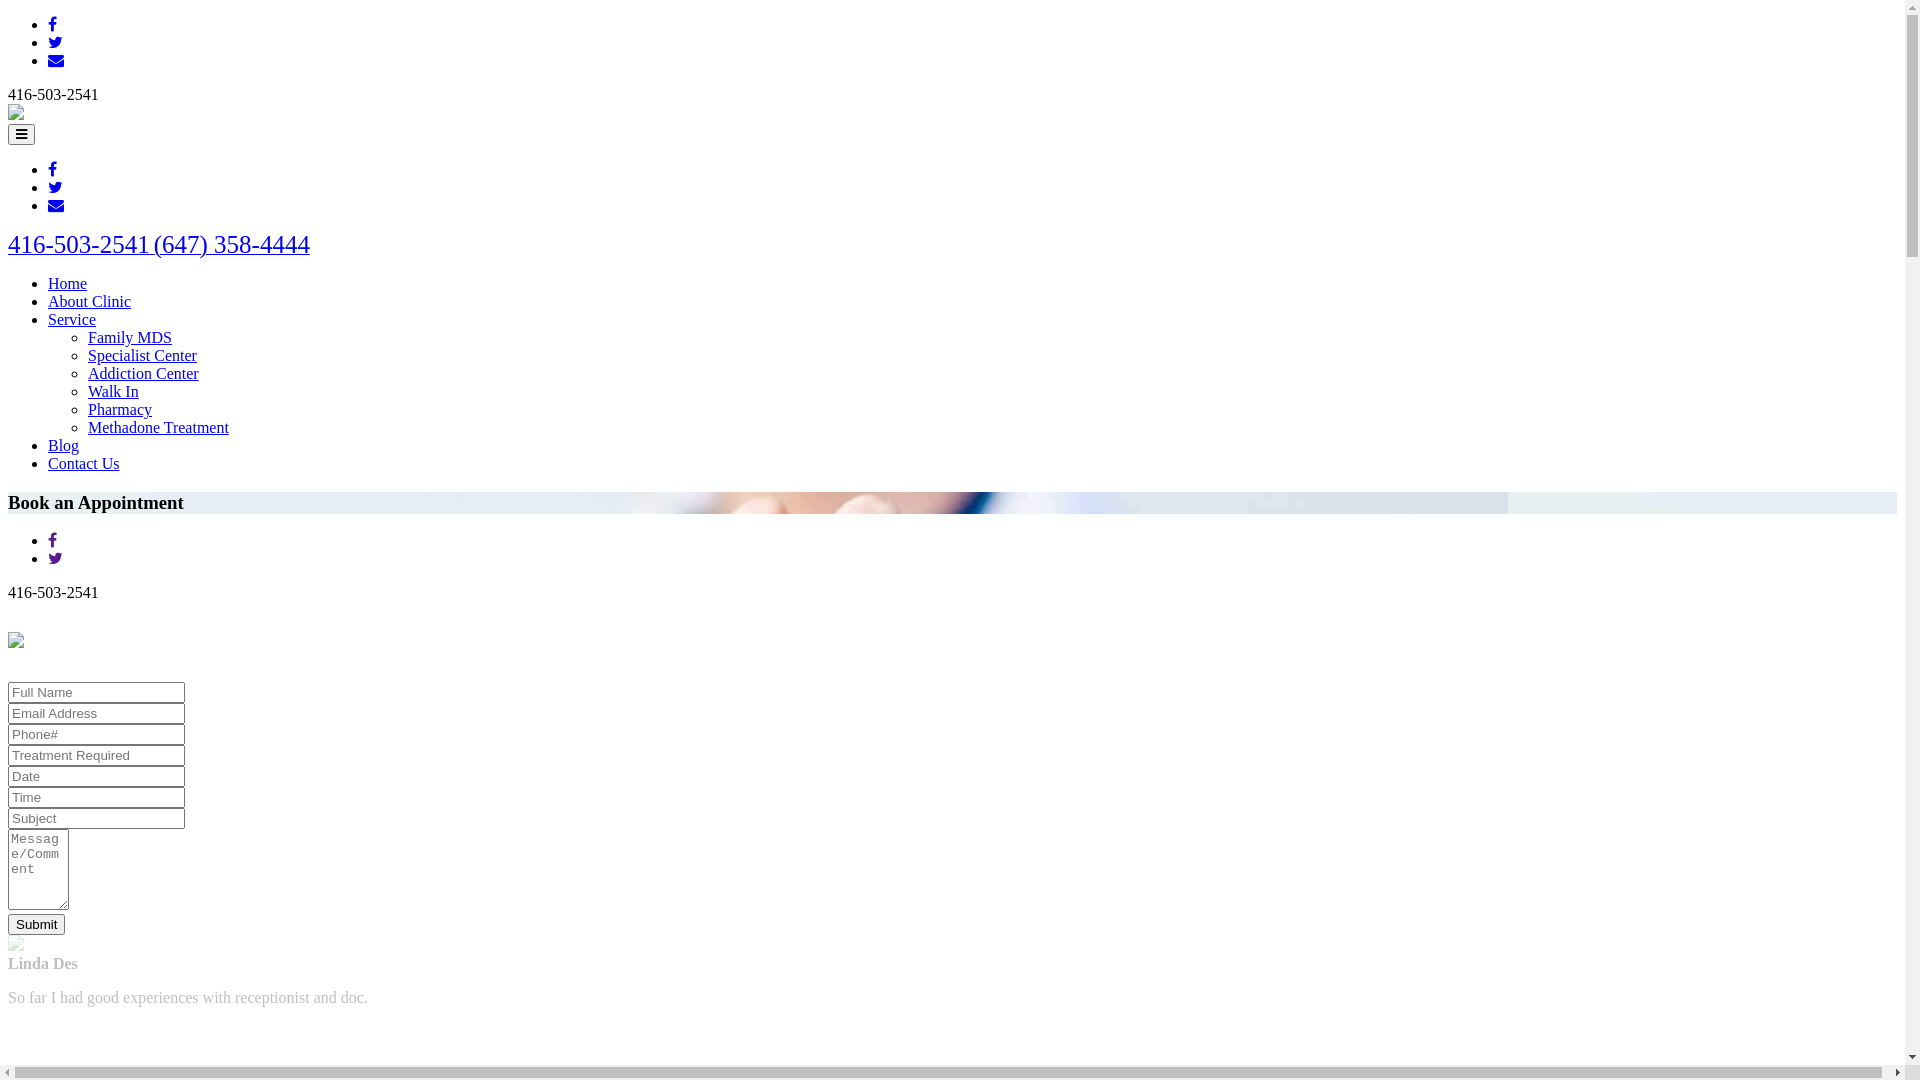 This screenshot has height=1080, width=1920. Describe the element at coordinates (128, 336) in the screenshot. I see `'Family MDS'` at that location.